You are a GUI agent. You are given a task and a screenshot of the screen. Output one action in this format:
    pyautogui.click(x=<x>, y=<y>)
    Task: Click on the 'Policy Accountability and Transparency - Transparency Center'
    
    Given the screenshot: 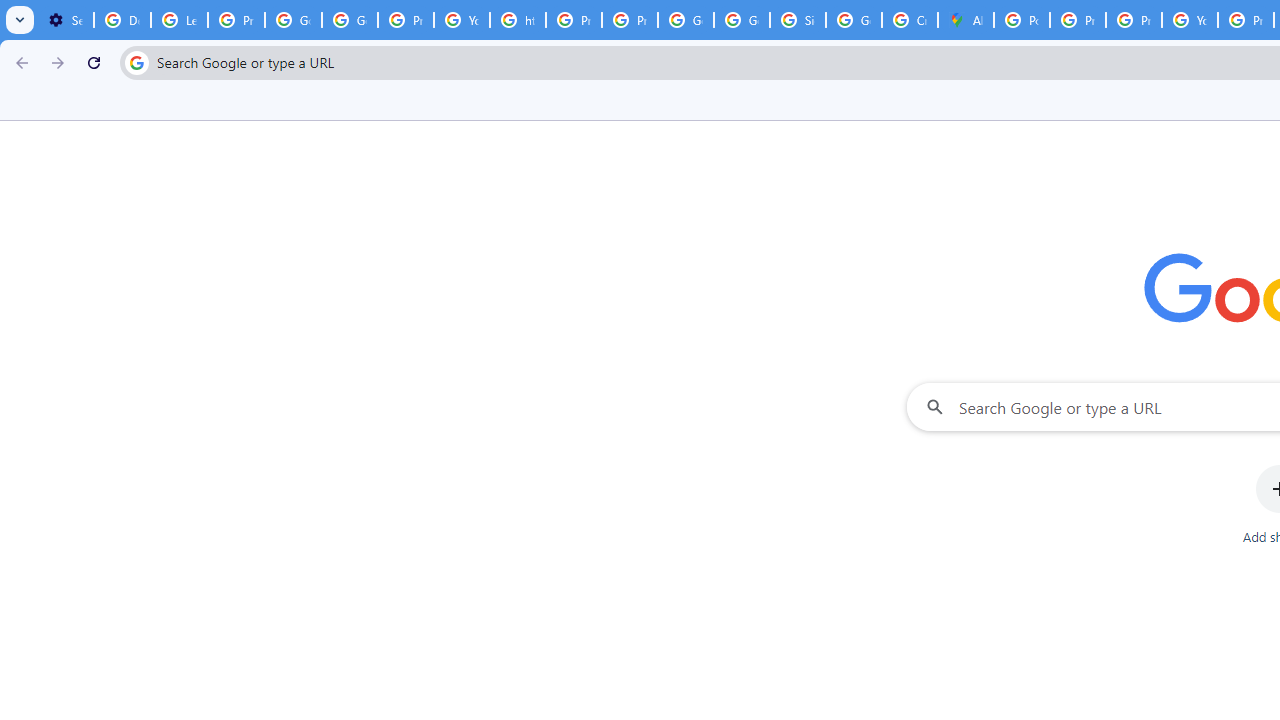 What is the action you would take?
    pyautogui.click(x=1022, y=20)
    